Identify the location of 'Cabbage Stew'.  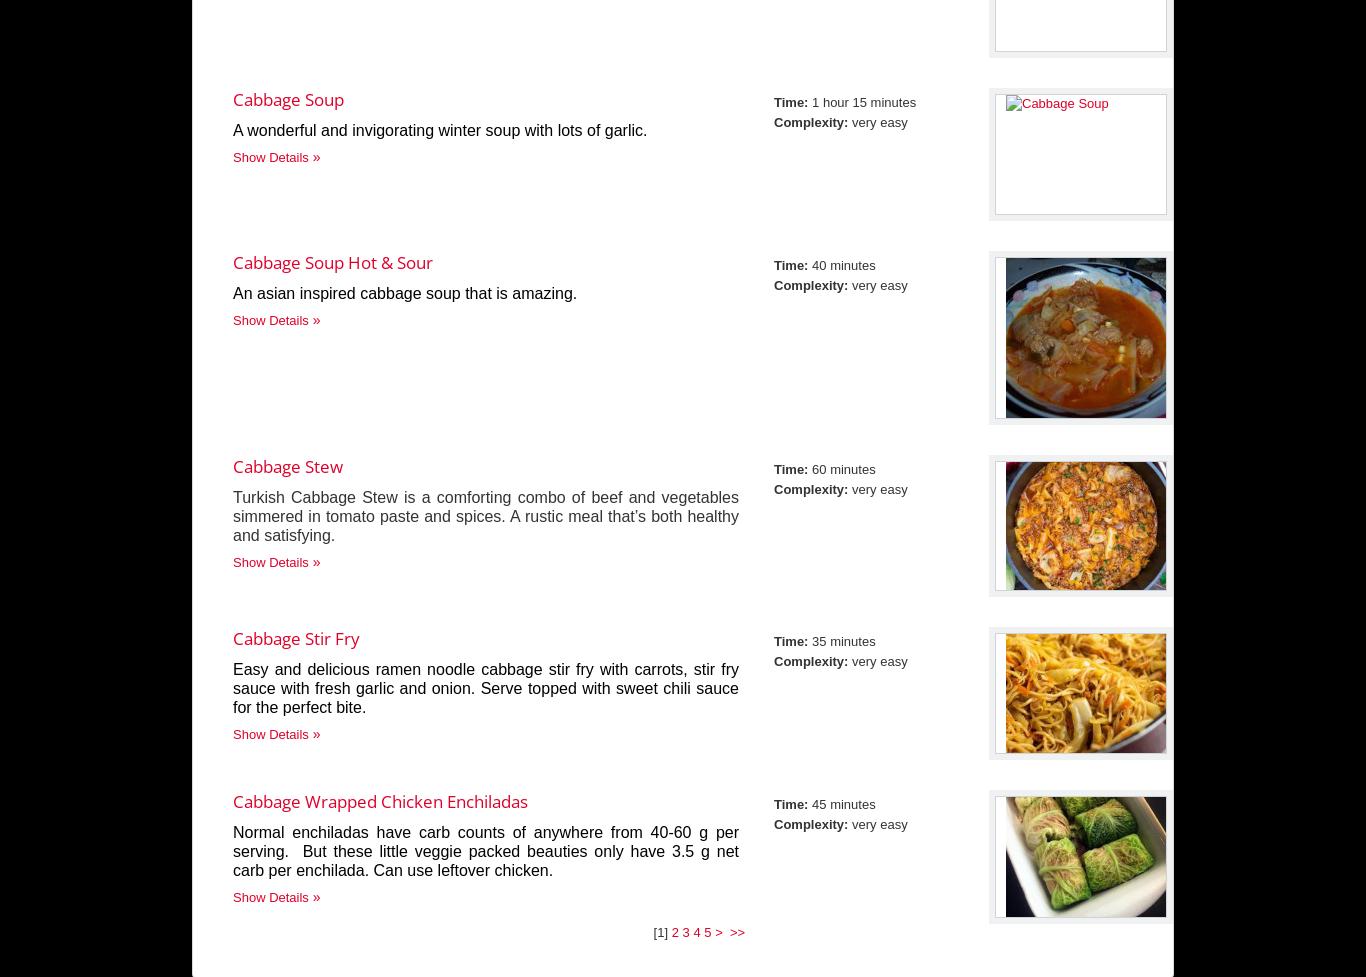
(287, 466).